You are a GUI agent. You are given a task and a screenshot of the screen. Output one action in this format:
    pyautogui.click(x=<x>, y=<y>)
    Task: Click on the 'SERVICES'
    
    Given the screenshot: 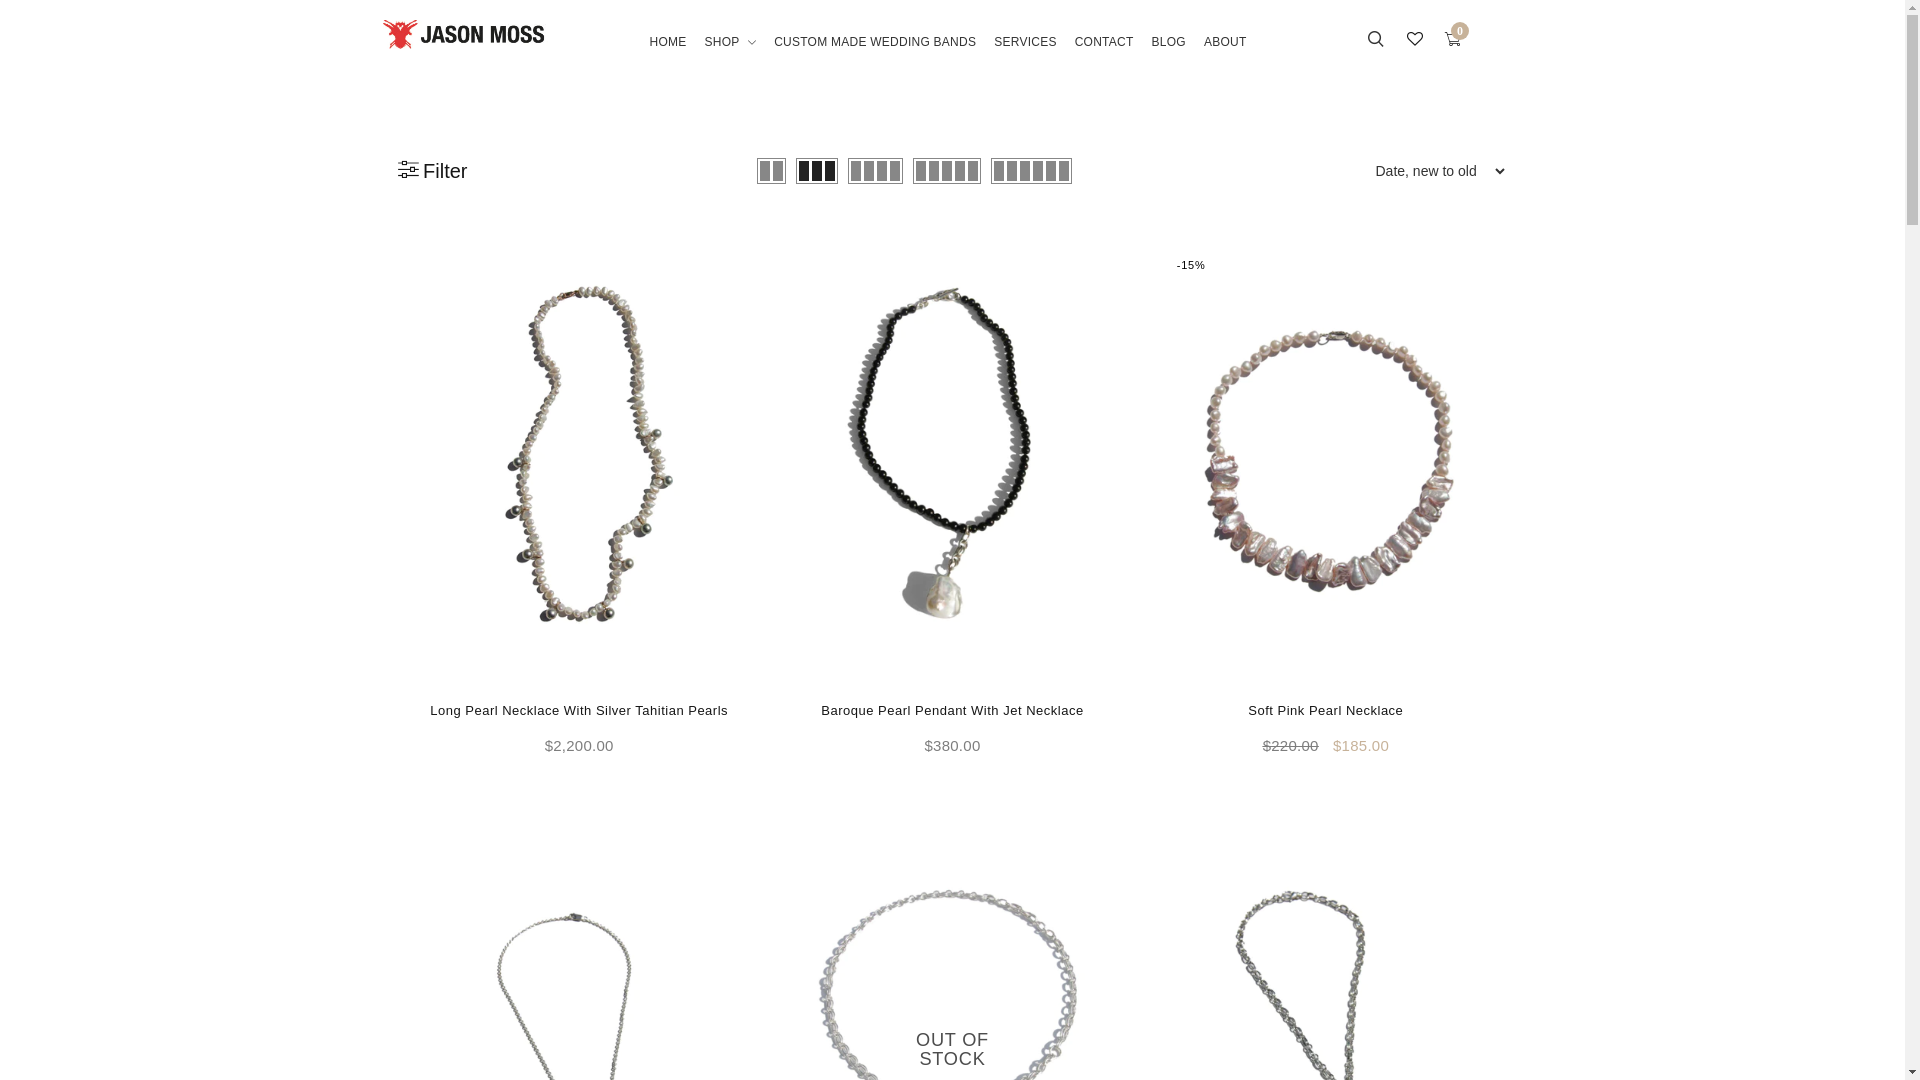 What is the action you would take?
    pyautogui.click(x=1025, y=56)
    